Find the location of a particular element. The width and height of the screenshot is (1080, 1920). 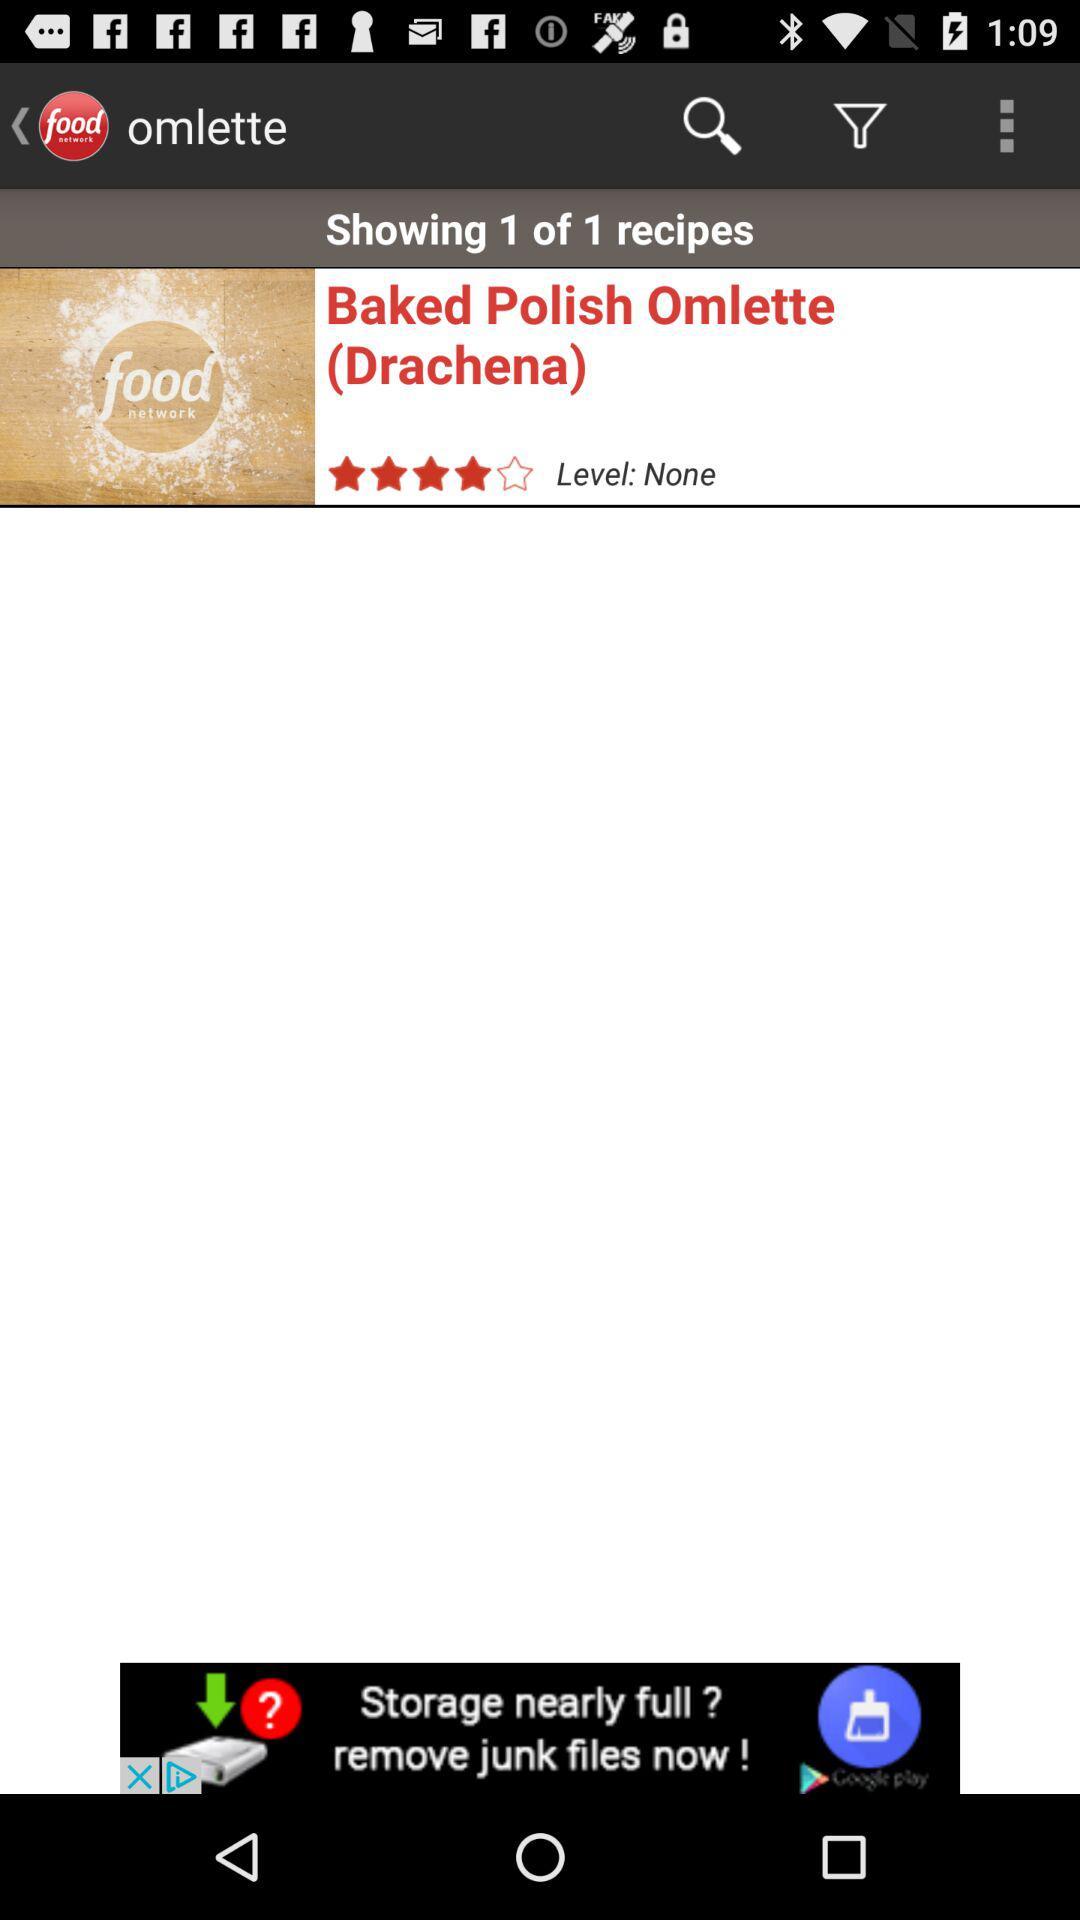

advertisement area is located at coordinates (540, 1727).